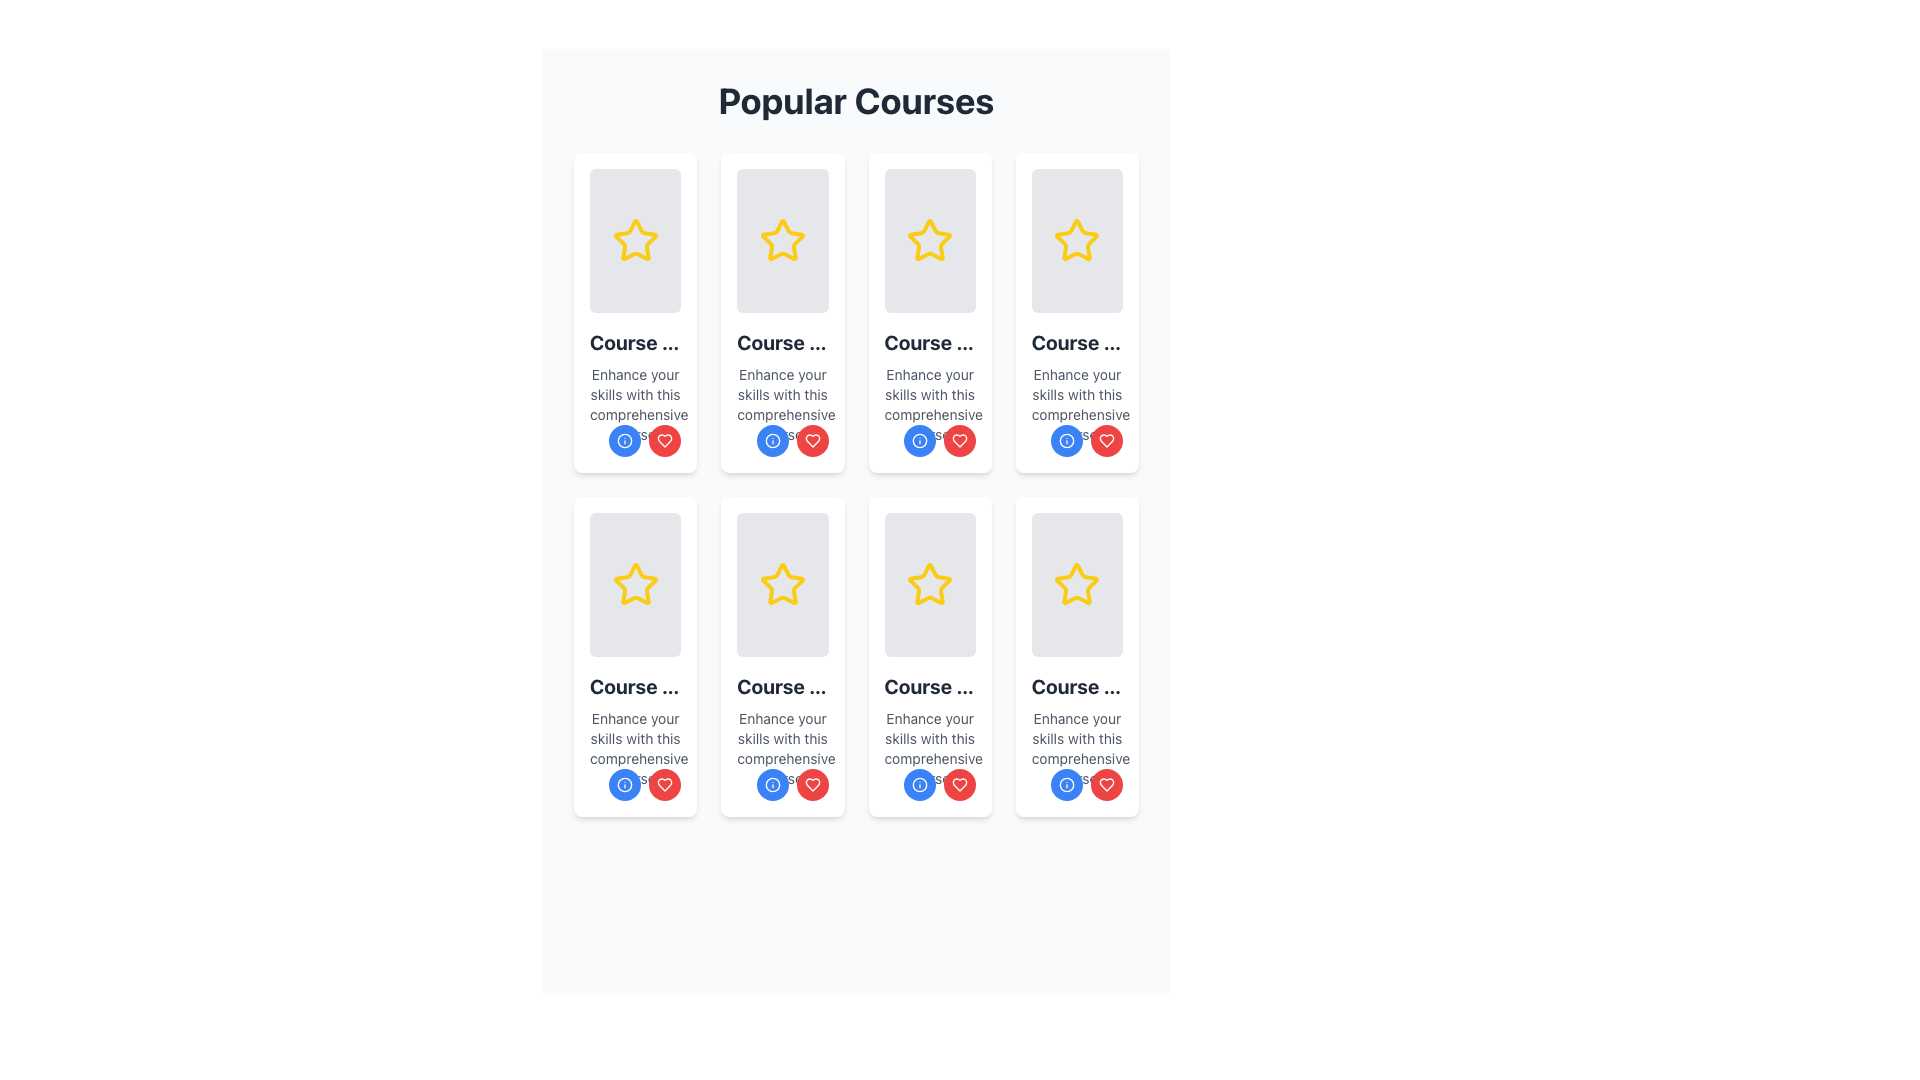 The width and height of the screenshot is (1920, 1080). Describe the element at coordinates (812, 784) in the screenshot. I see `the 'like' or 'favorite' button located at the bottom-right corner of the card in the 'Popular Courses' grid to observe the hover effect` at that location.